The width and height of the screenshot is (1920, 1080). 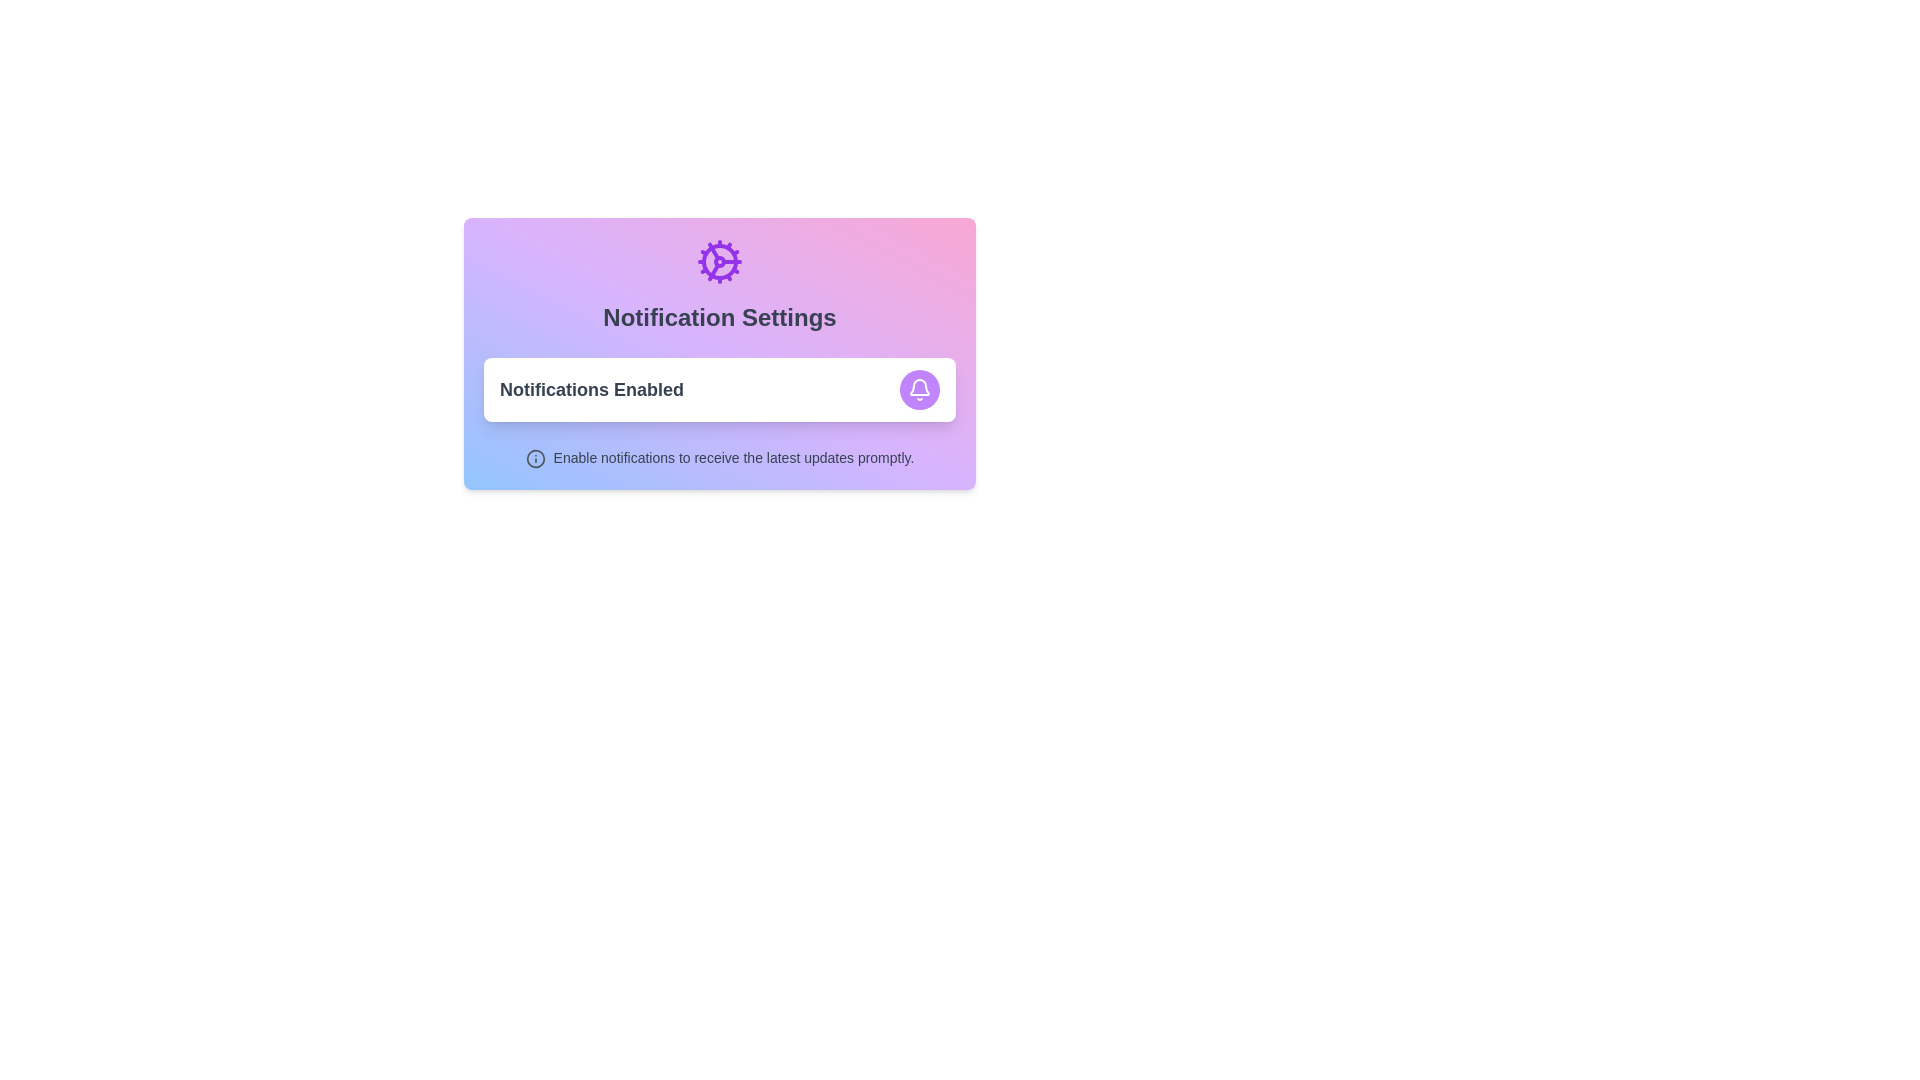 What do you see at coordinates (720, 261) in the screenshot?
I see `the purple cog icon representing settings, located above the text 'Notification Settings', to initiate interaction` at bounding box center [720, 261].